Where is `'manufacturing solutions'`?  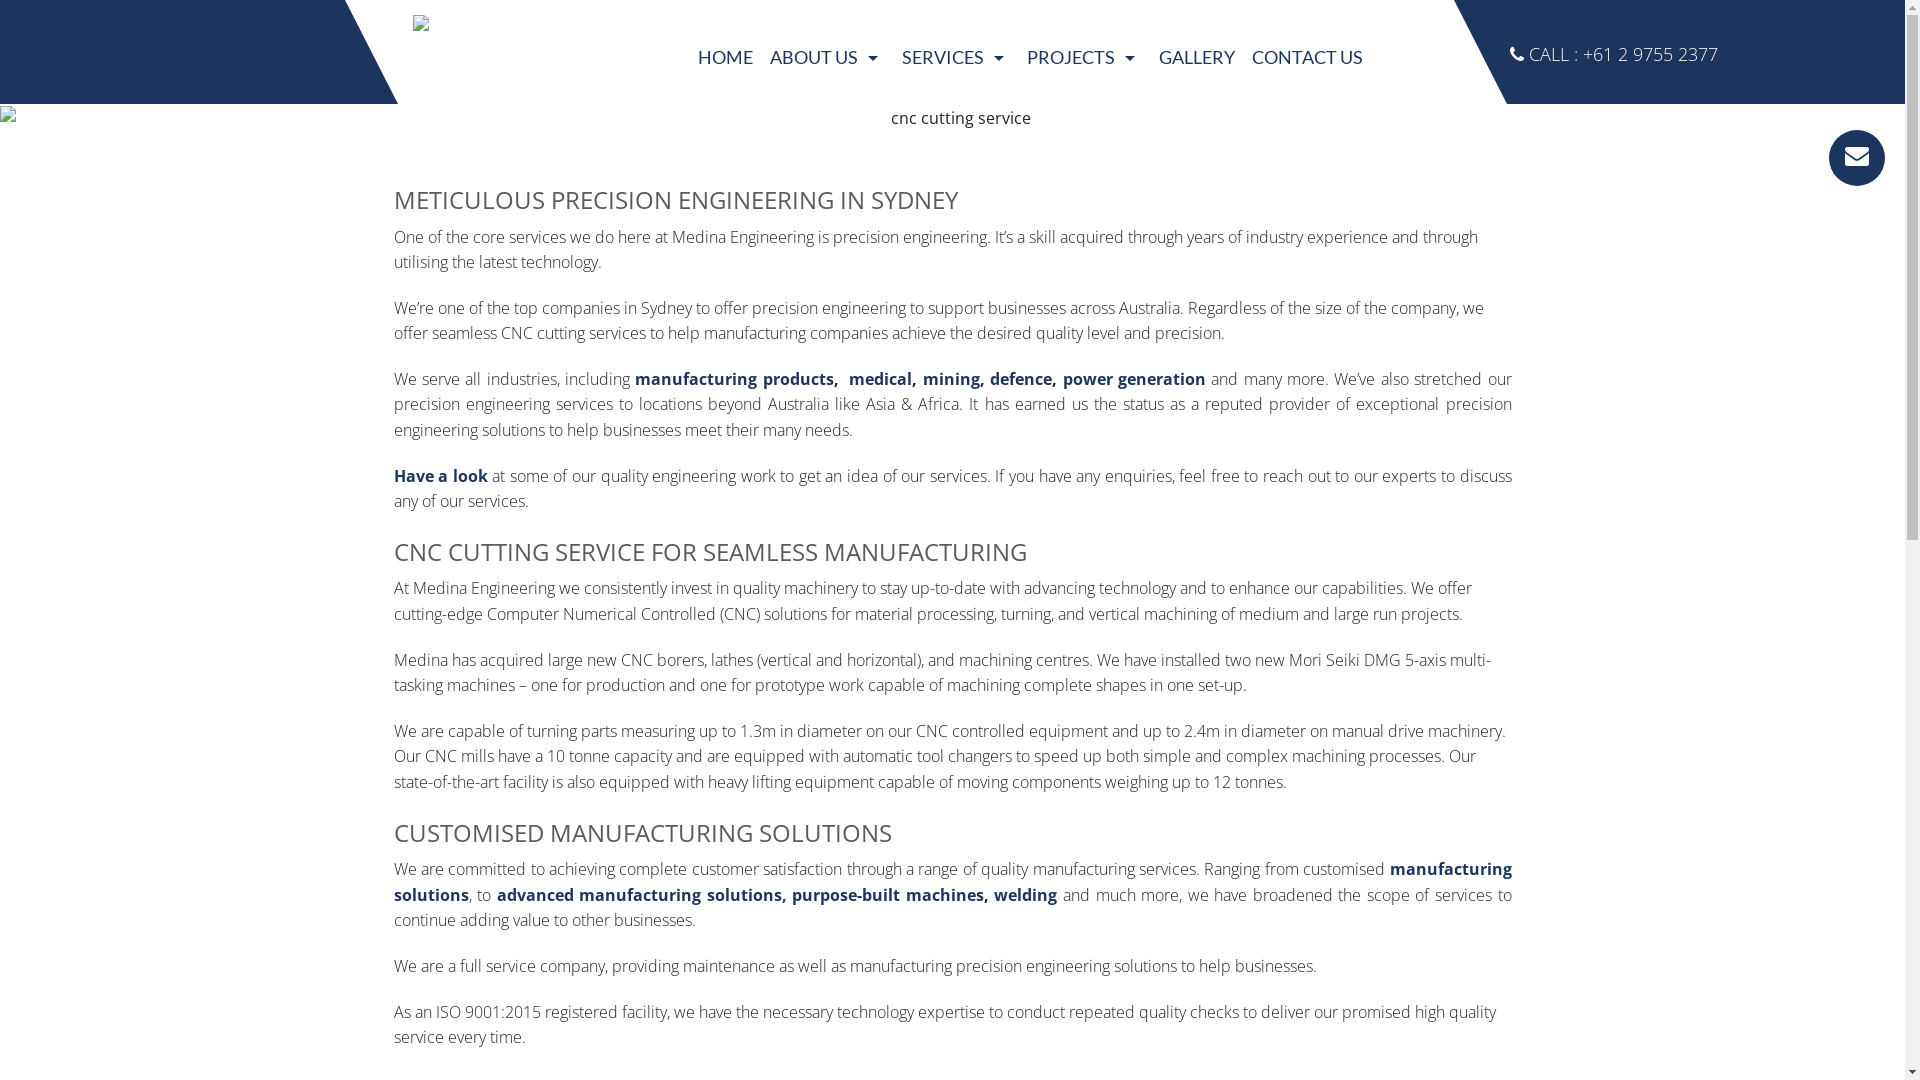
'manufacturing solutions' is located at coordinates (952, 881).